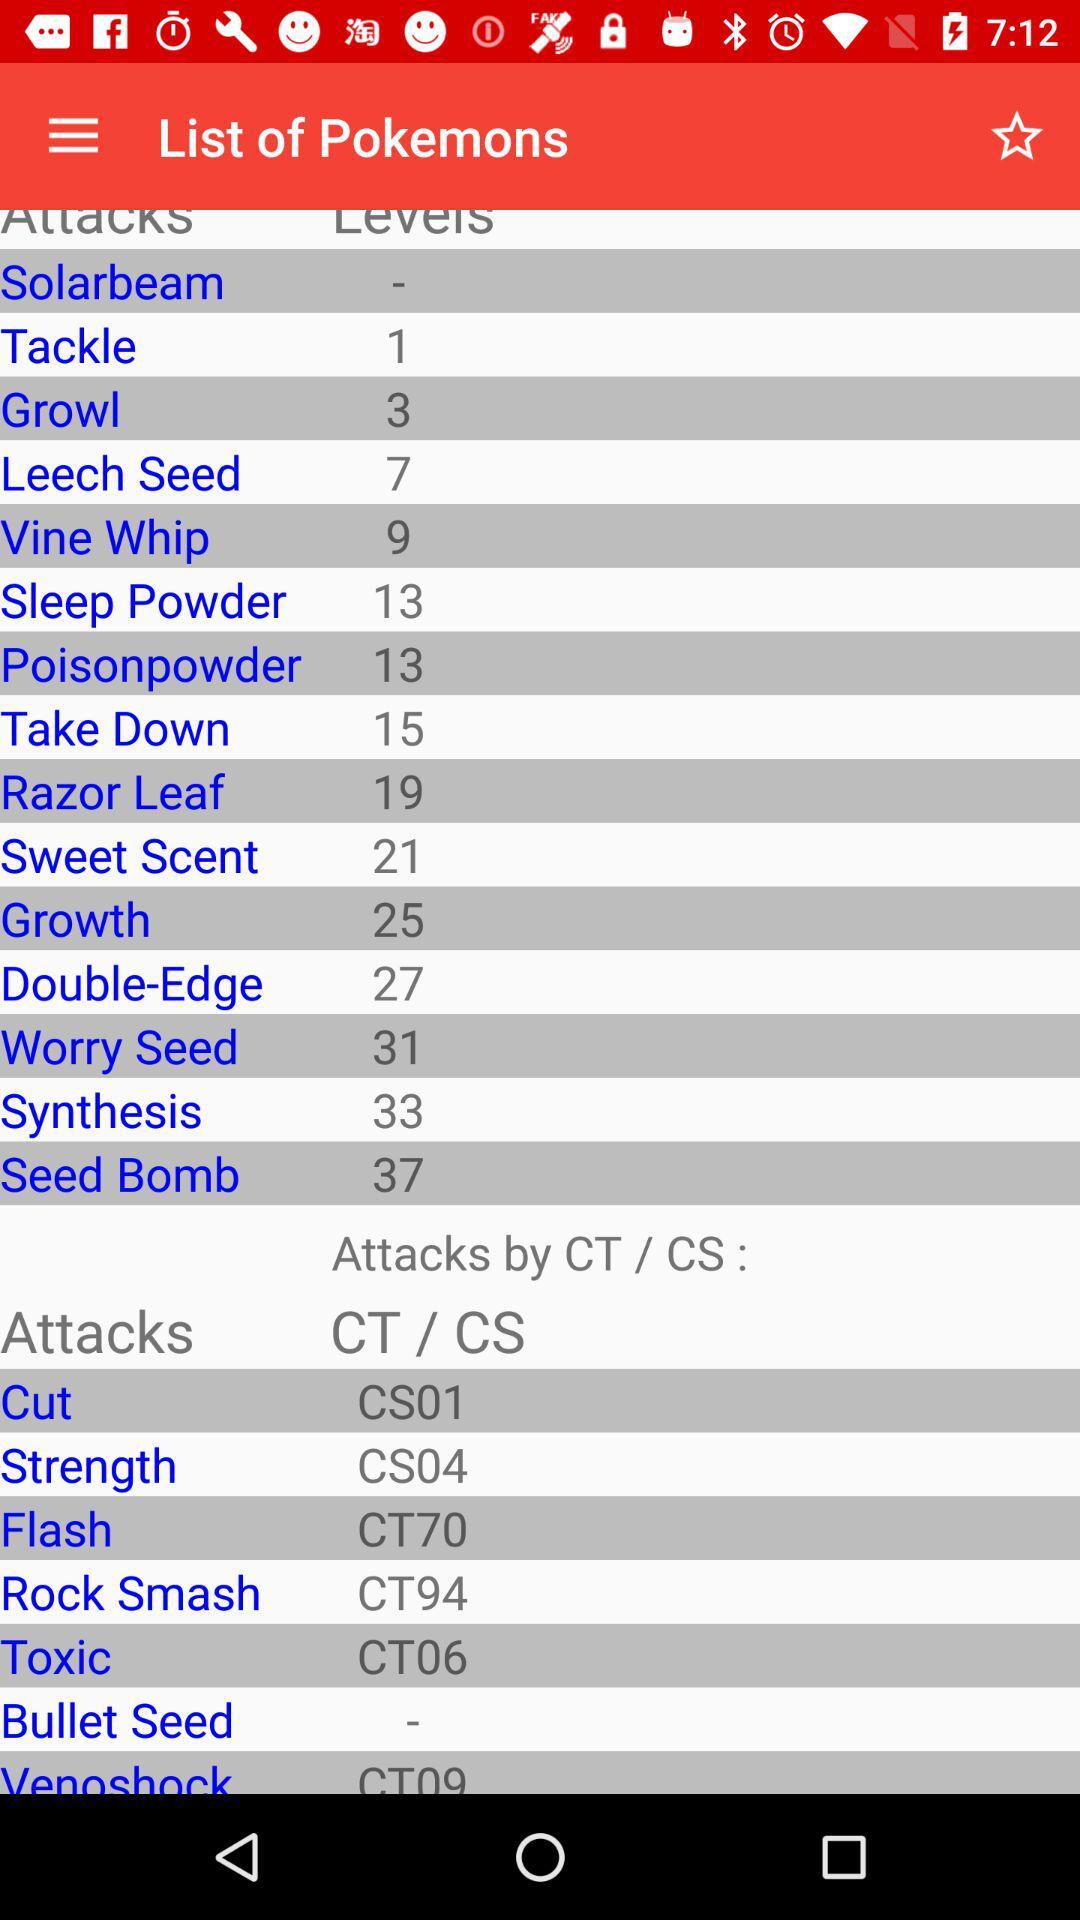  Describe the element at coordinates (149, 598) in the screenshot. I see `item above the poisonpowder item` at that location.